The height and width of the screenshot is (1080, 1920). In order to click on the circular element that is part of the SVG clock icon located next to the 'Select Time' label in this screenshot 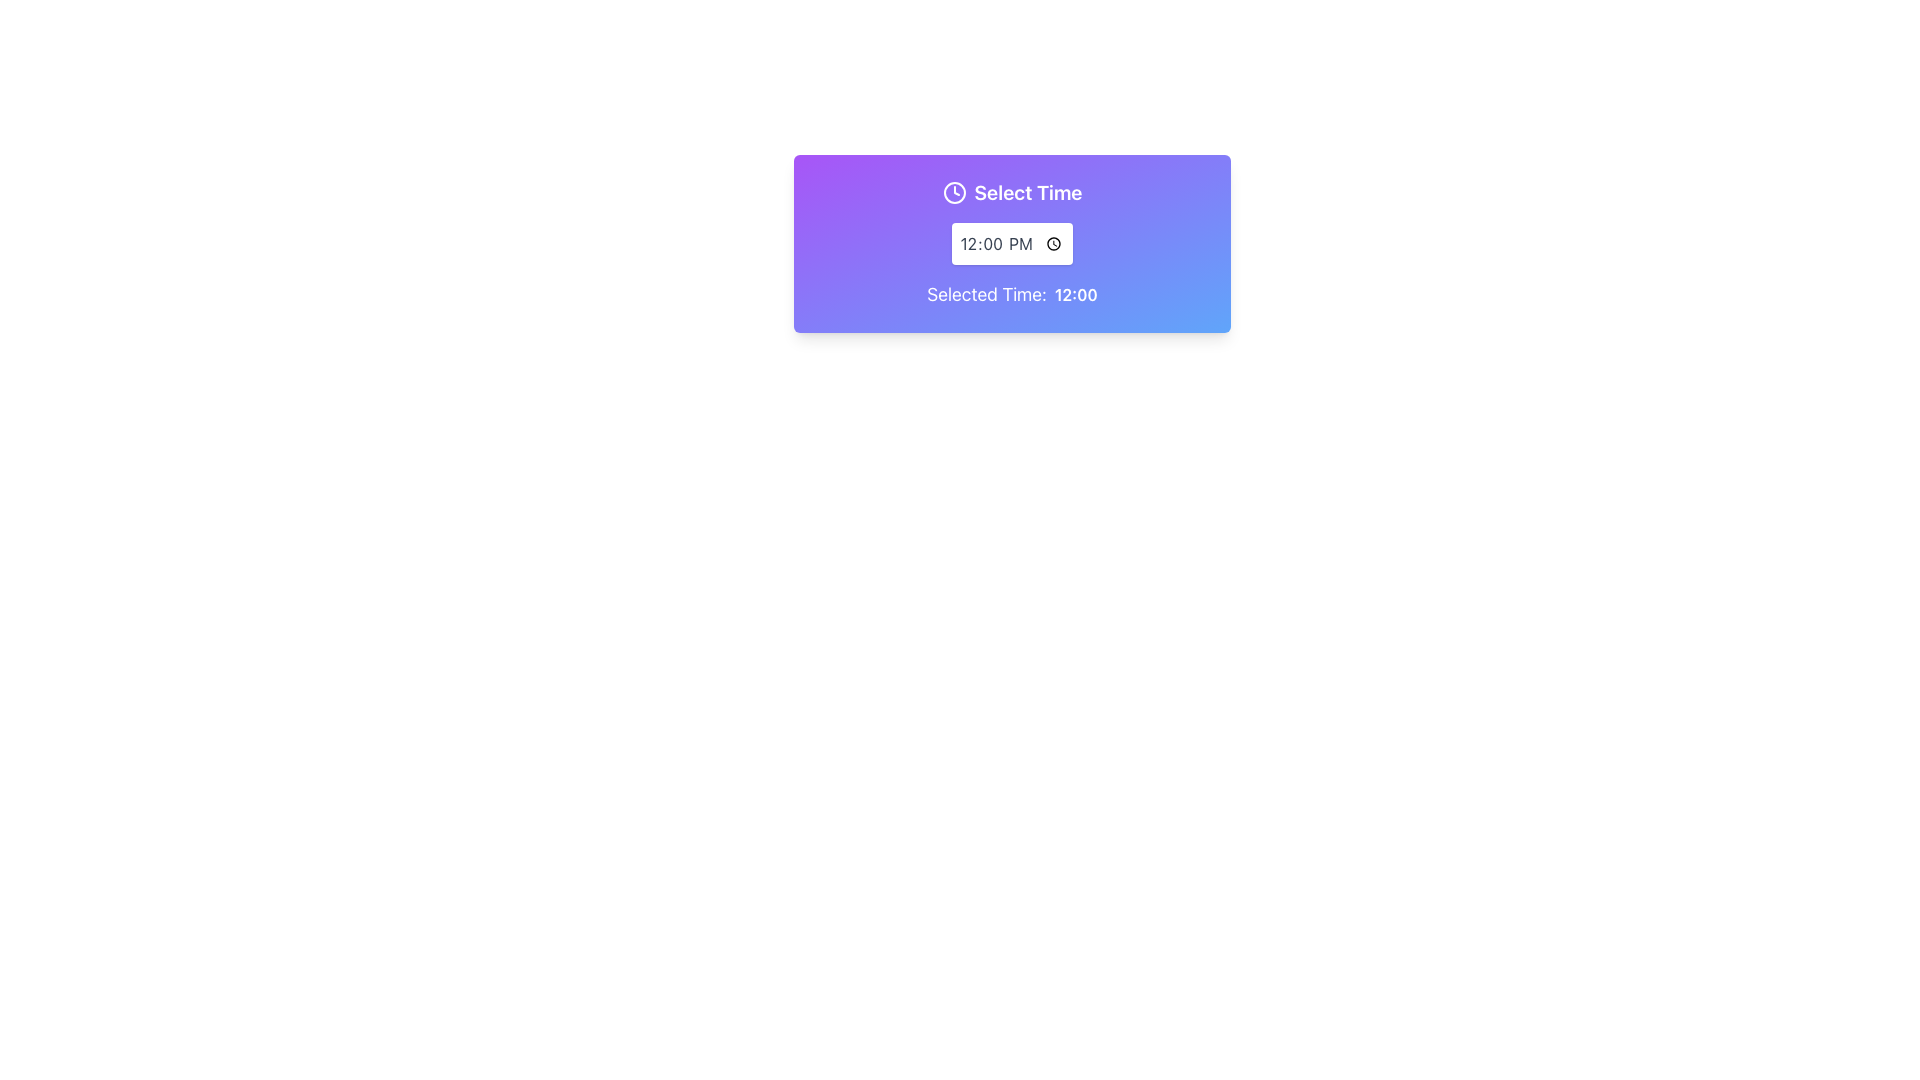, I will do `click(953, 192)`.